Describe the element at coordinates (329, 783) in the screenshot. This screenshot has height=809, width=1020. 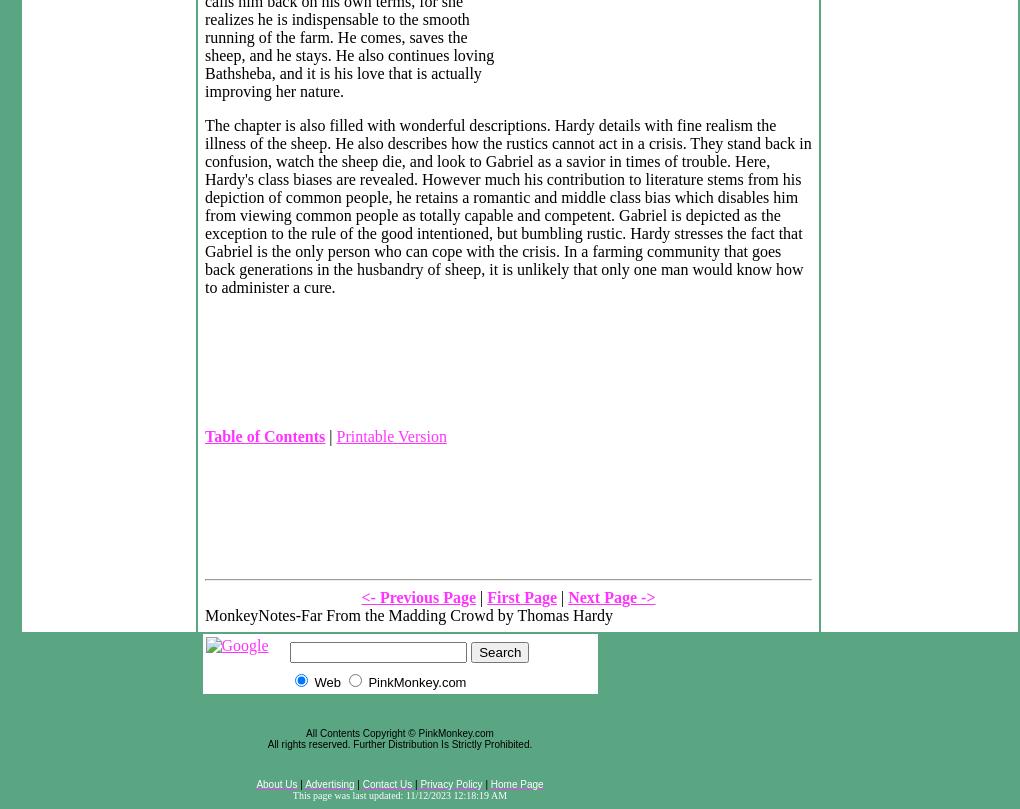
I see `'Advertising'` at that location.